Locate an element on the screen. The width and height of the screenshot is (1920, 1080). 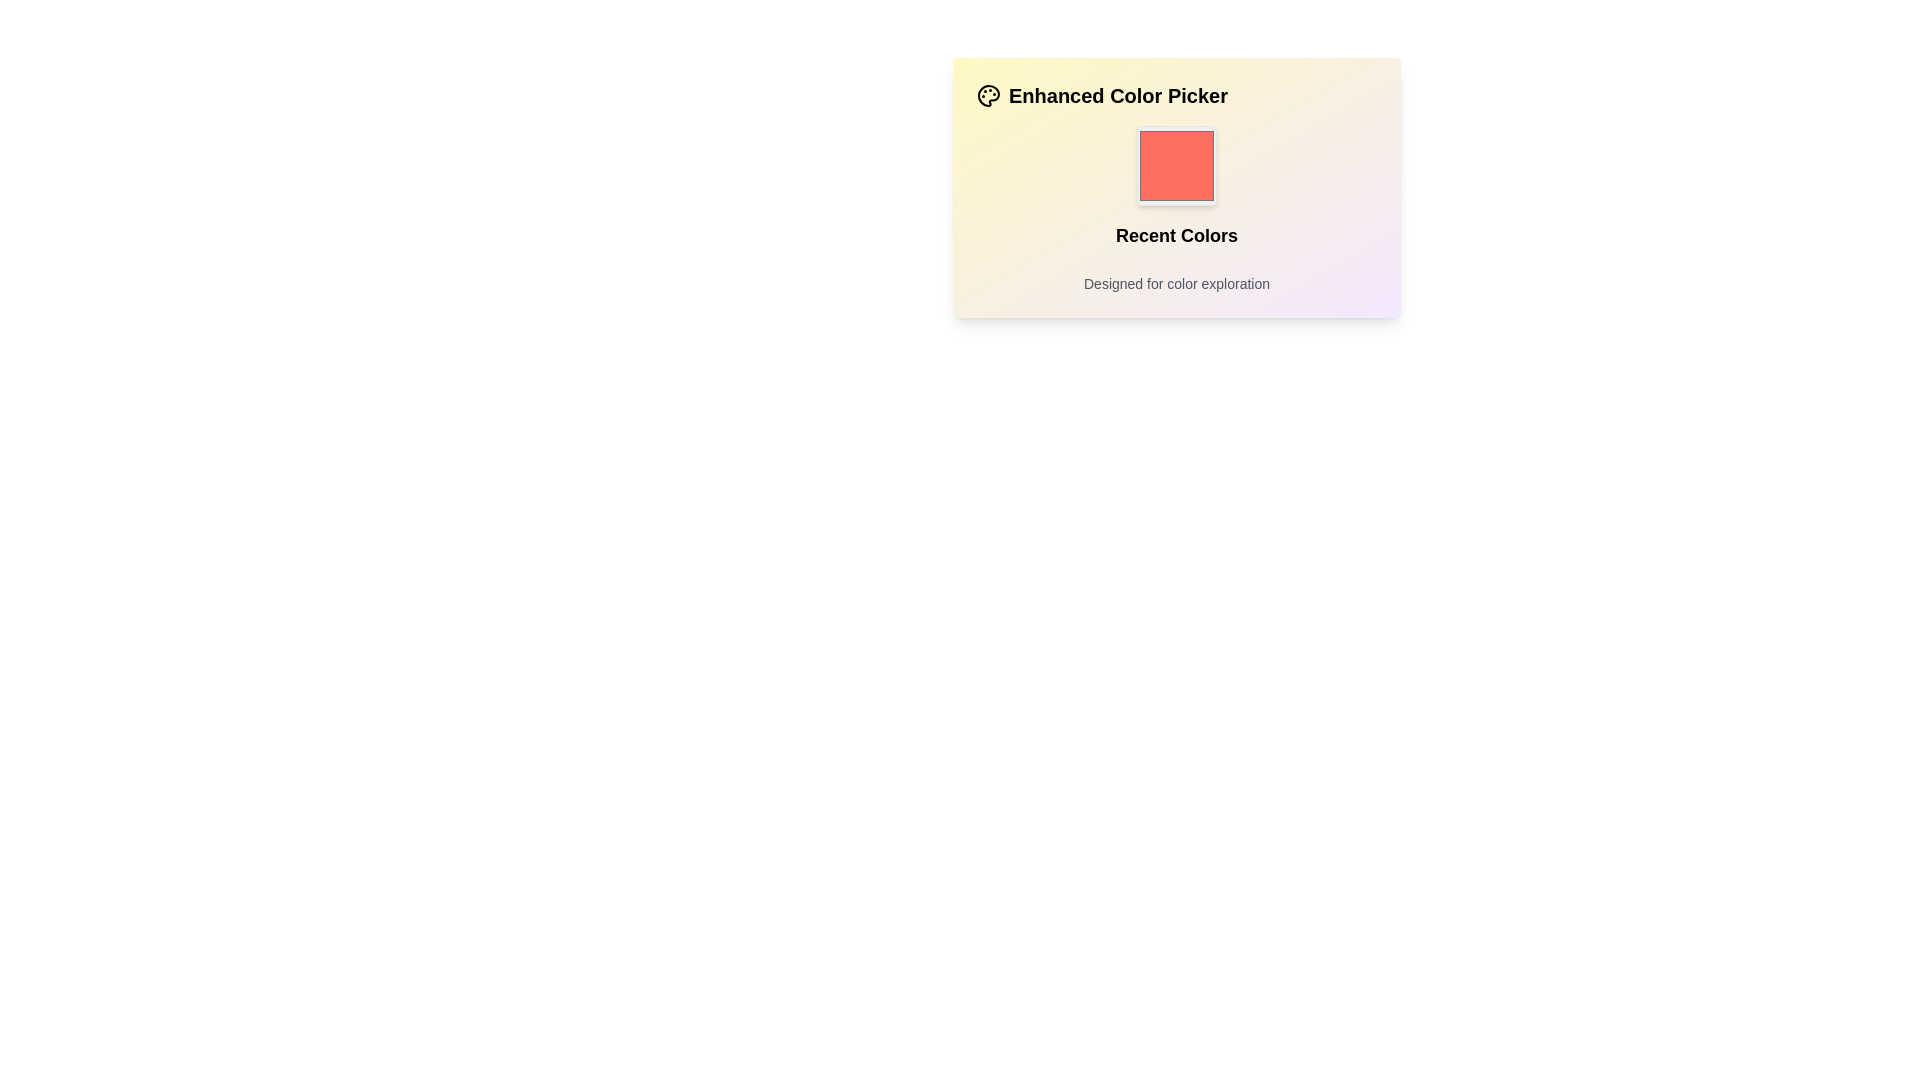
the red color swatch in the 'Recent Colors' section is located at coordinates (1176, 164).